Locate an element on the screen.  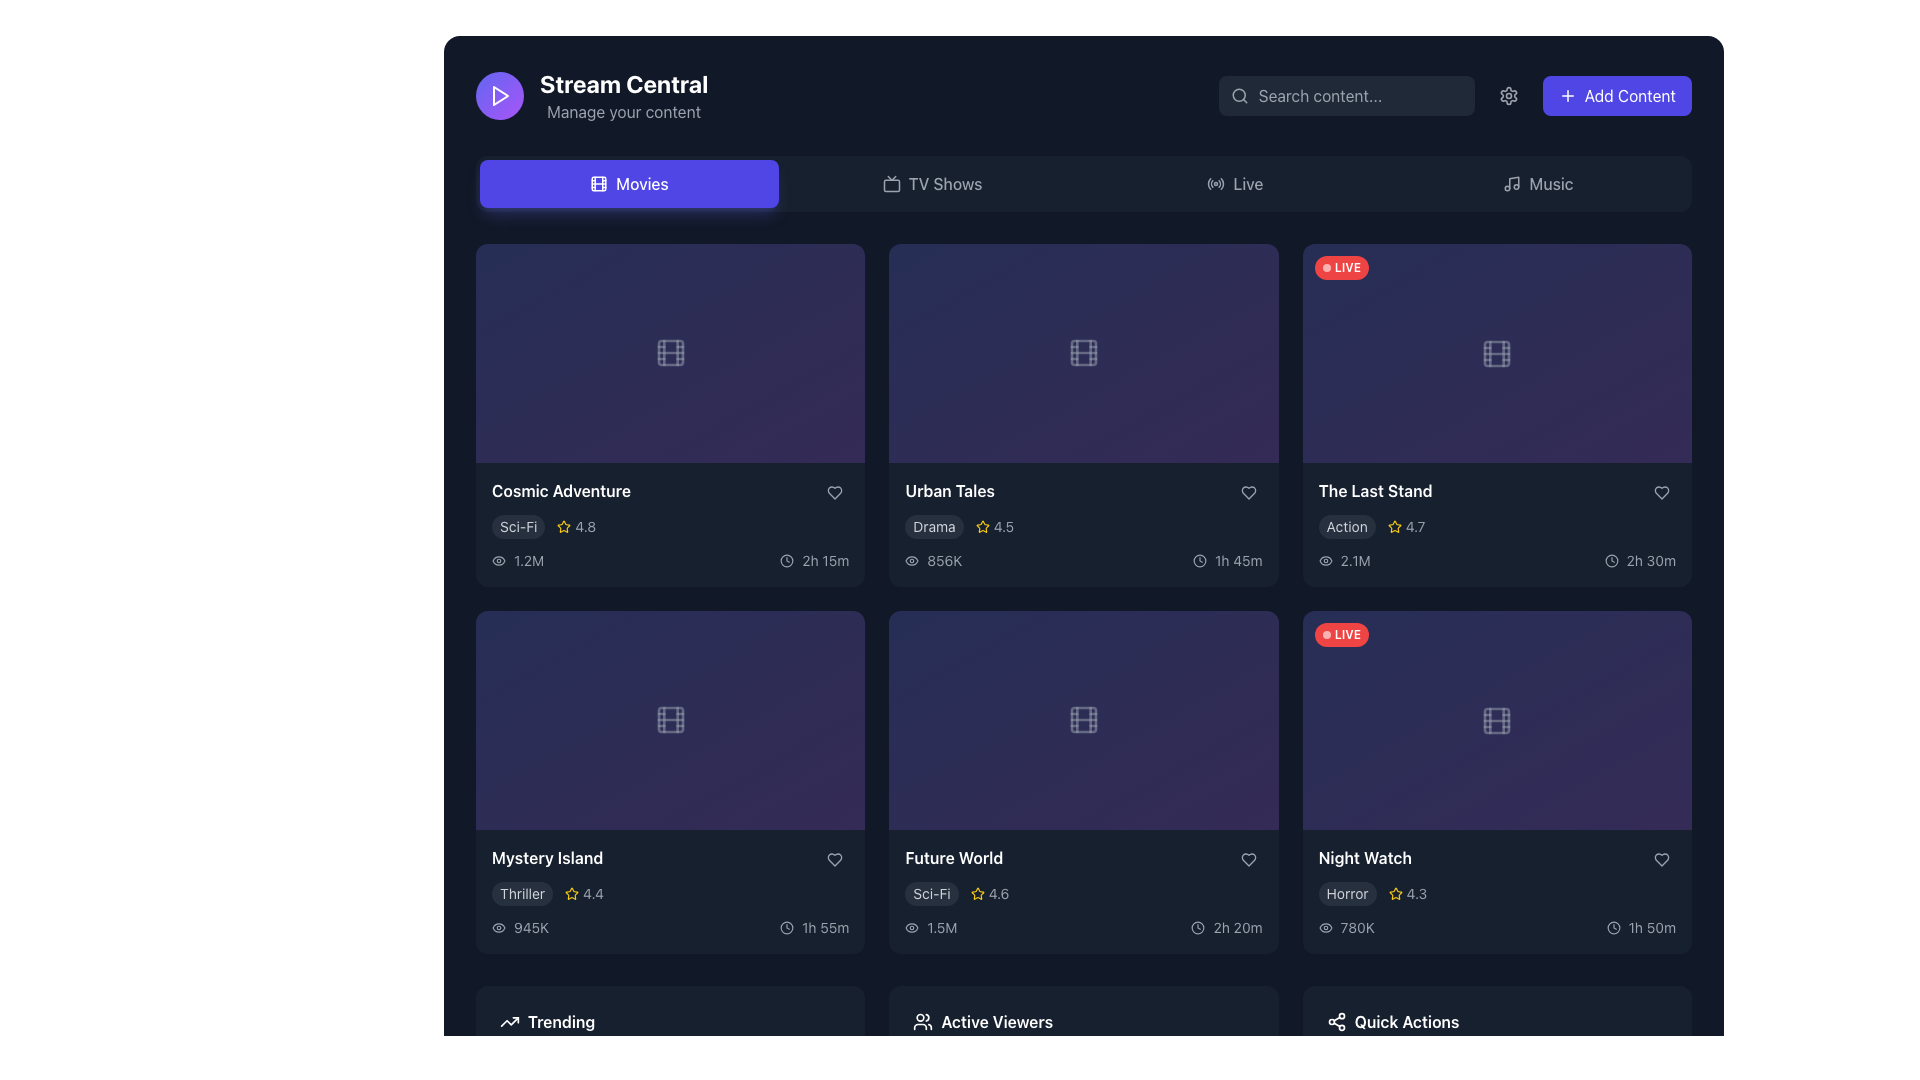
the 'Night Watch' Text Label element, which displays bold text against a dark background, located in the lower section of the last item in the right column of a grid layout is located at coordinates (1364, 856).